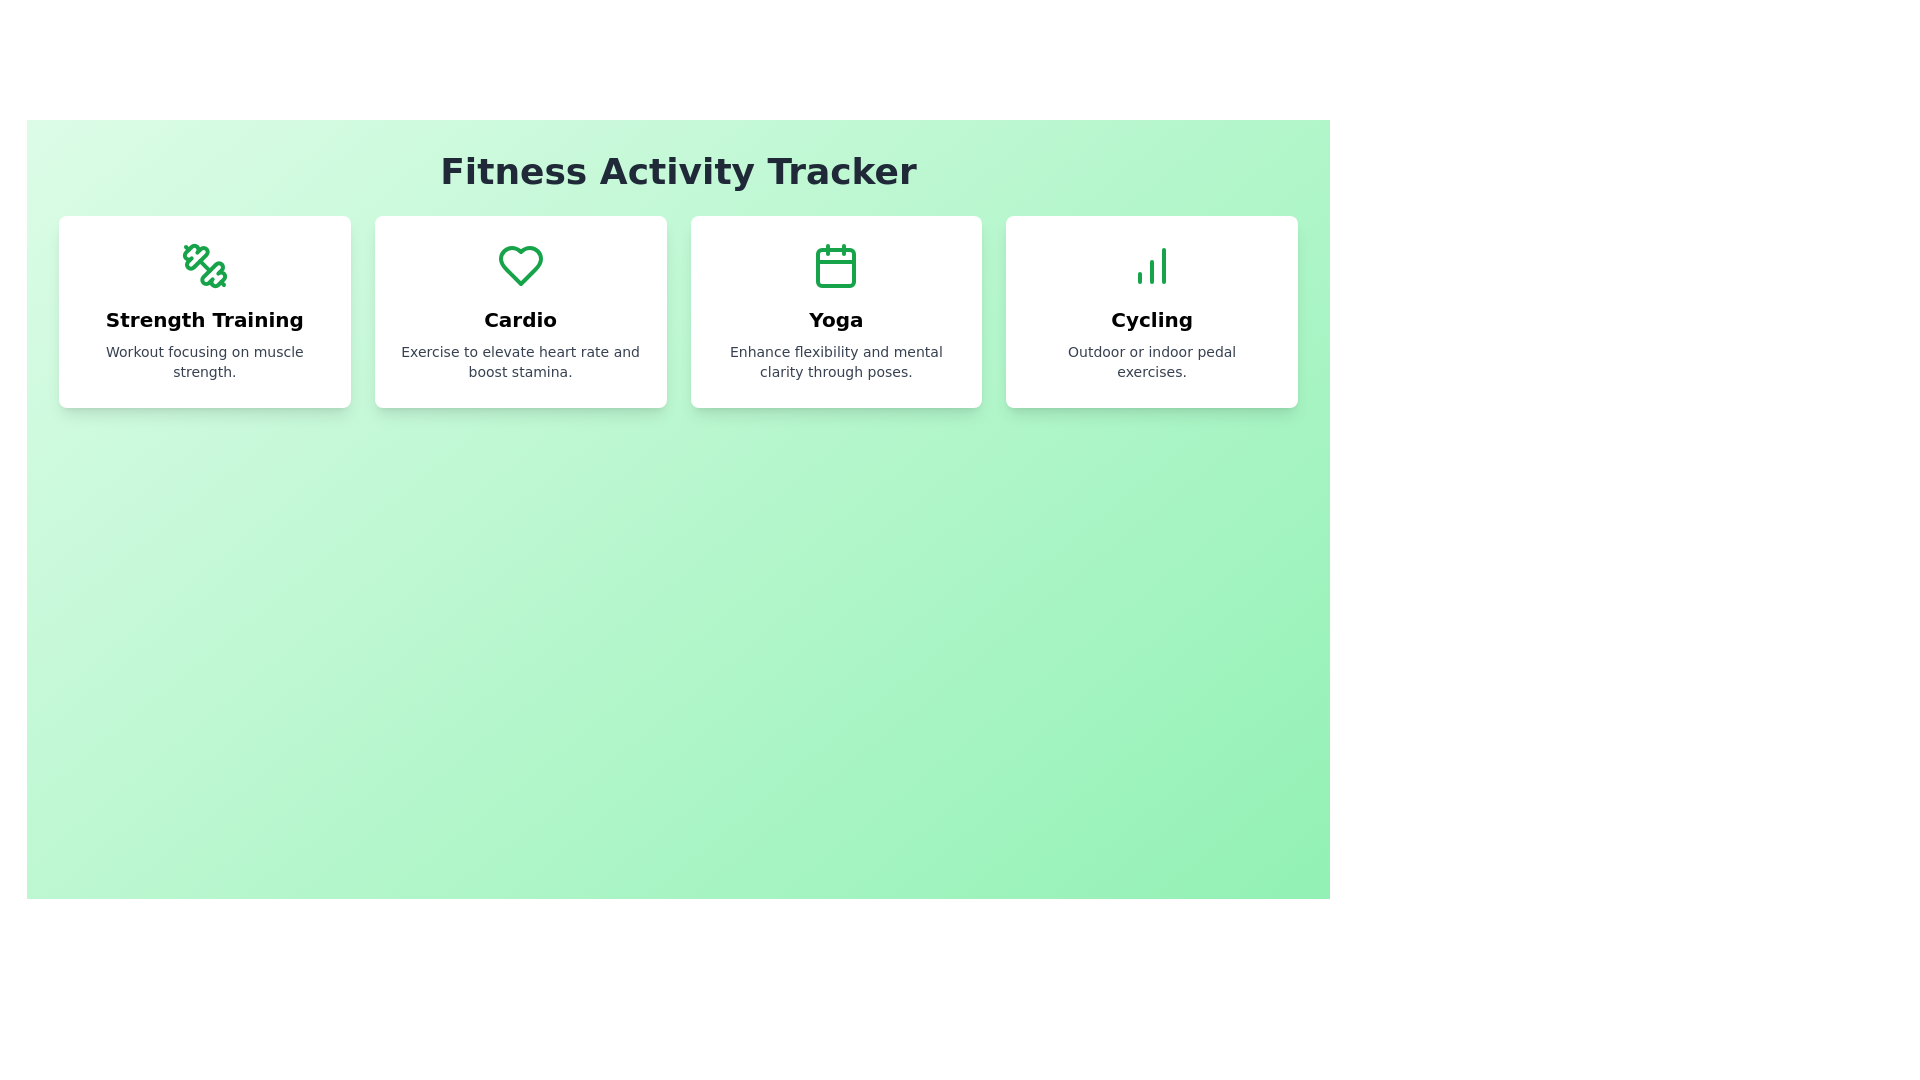  I want to click on the text display element that reads 'Workout focusing on muscle strength,' which is located below the heading 'Strength Training' in the leftmost white card, so click(204, 362).